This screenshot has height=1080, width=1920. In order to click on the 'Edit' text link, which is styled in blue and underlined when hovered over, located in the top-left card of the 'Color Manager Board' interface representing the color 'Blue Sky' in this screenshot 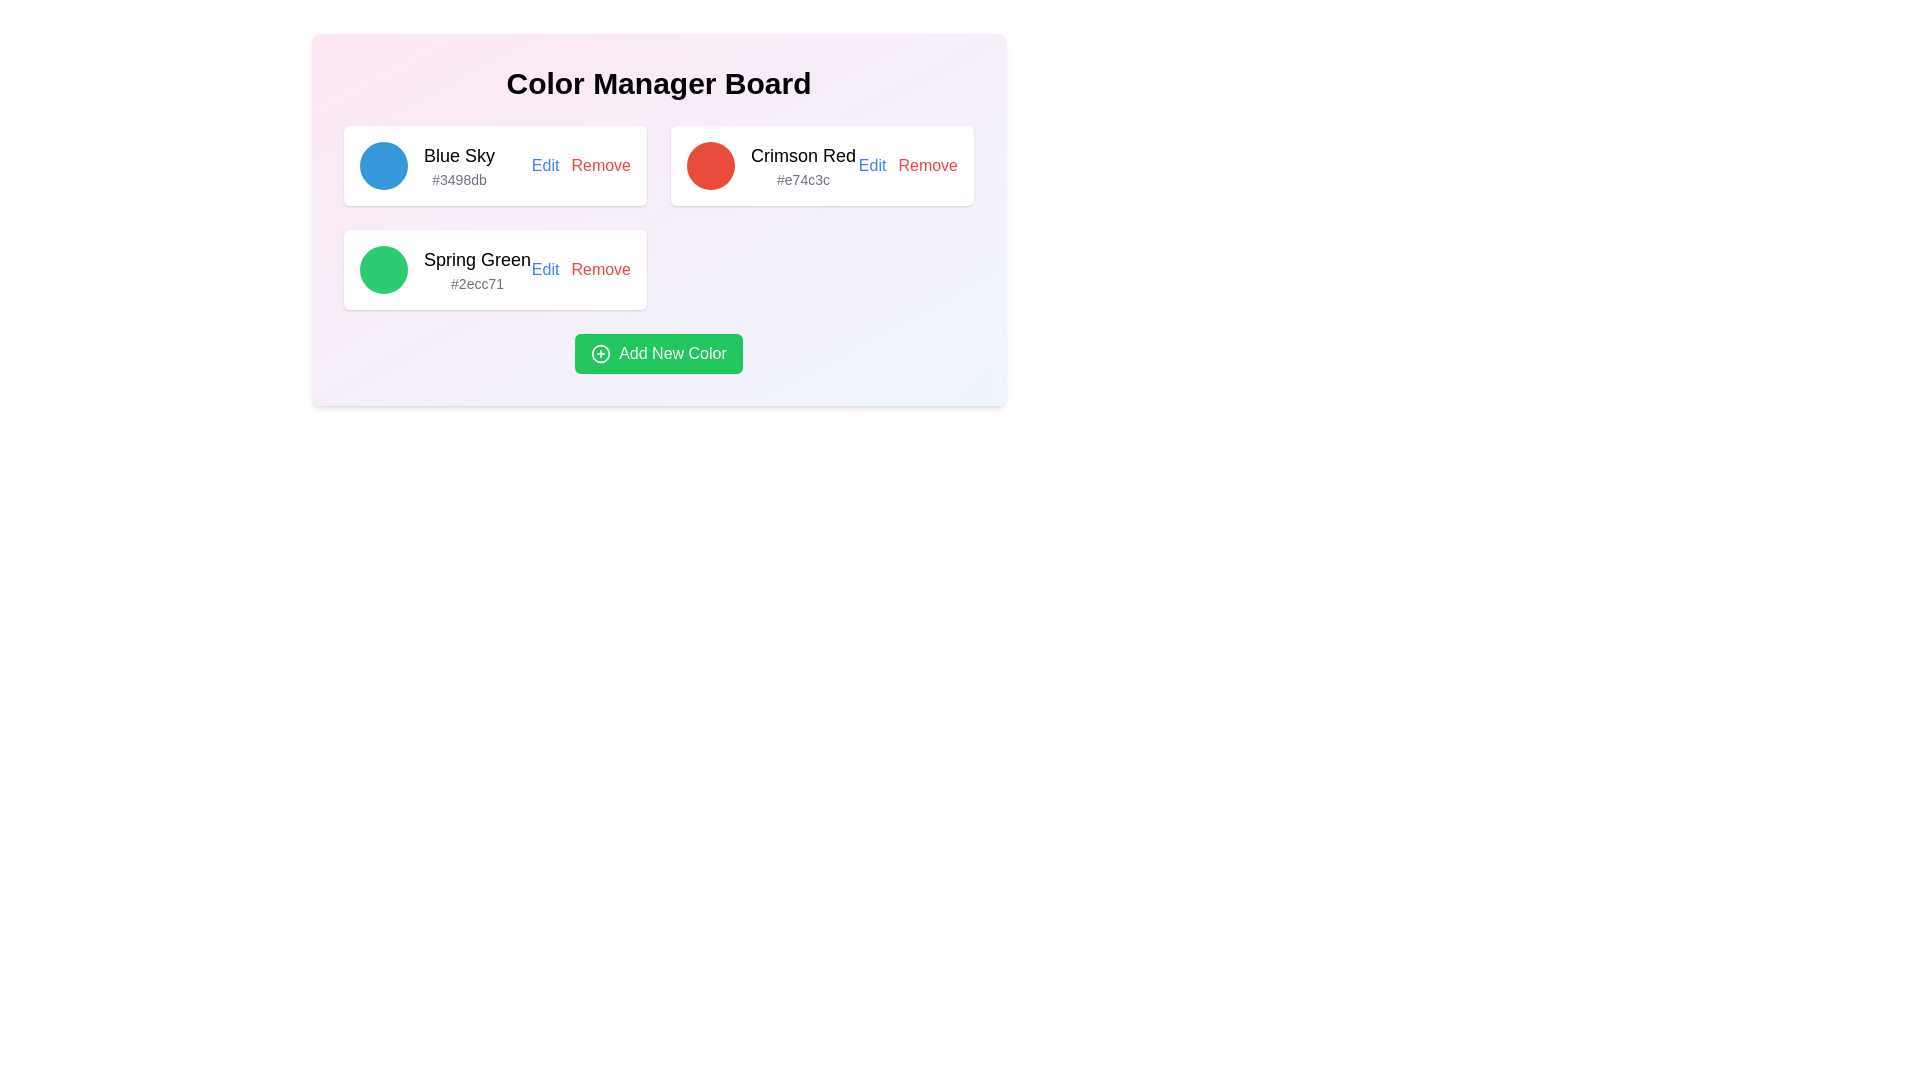, I will do `click(545, 164)`.